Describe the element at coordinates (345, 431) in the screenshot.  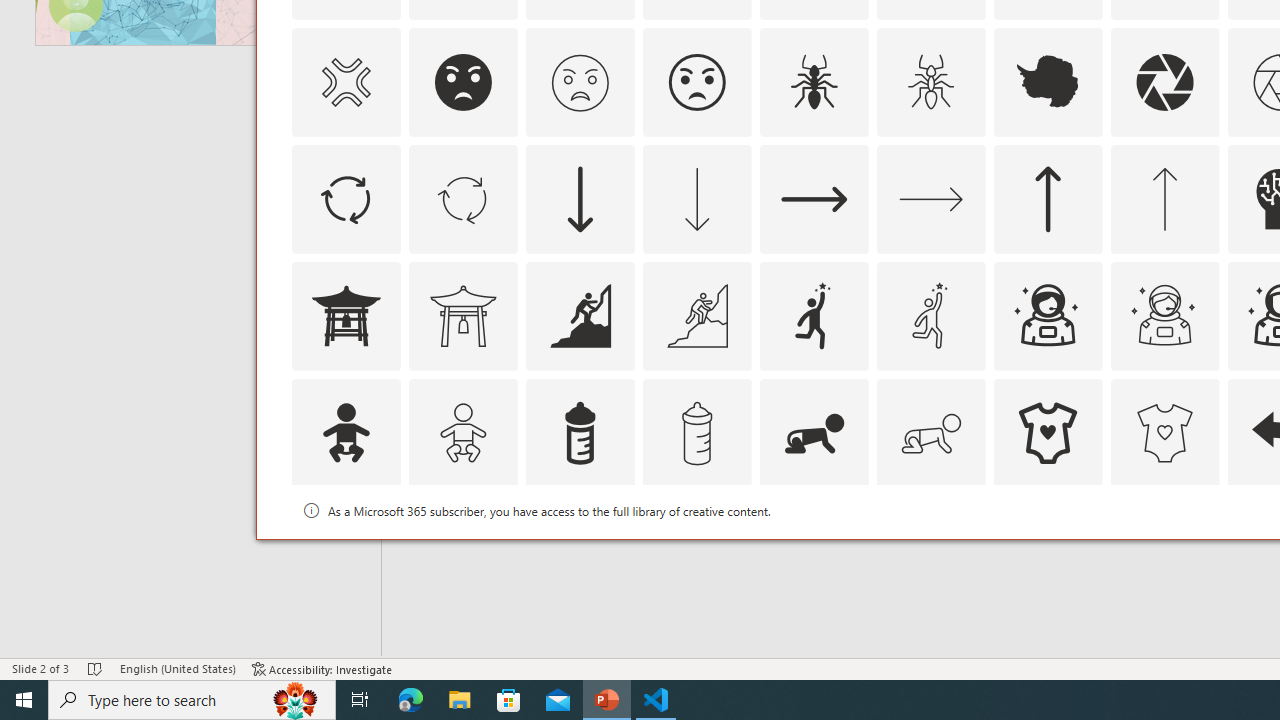
I see `'AutomationID: Icons_Baby'` at that location.